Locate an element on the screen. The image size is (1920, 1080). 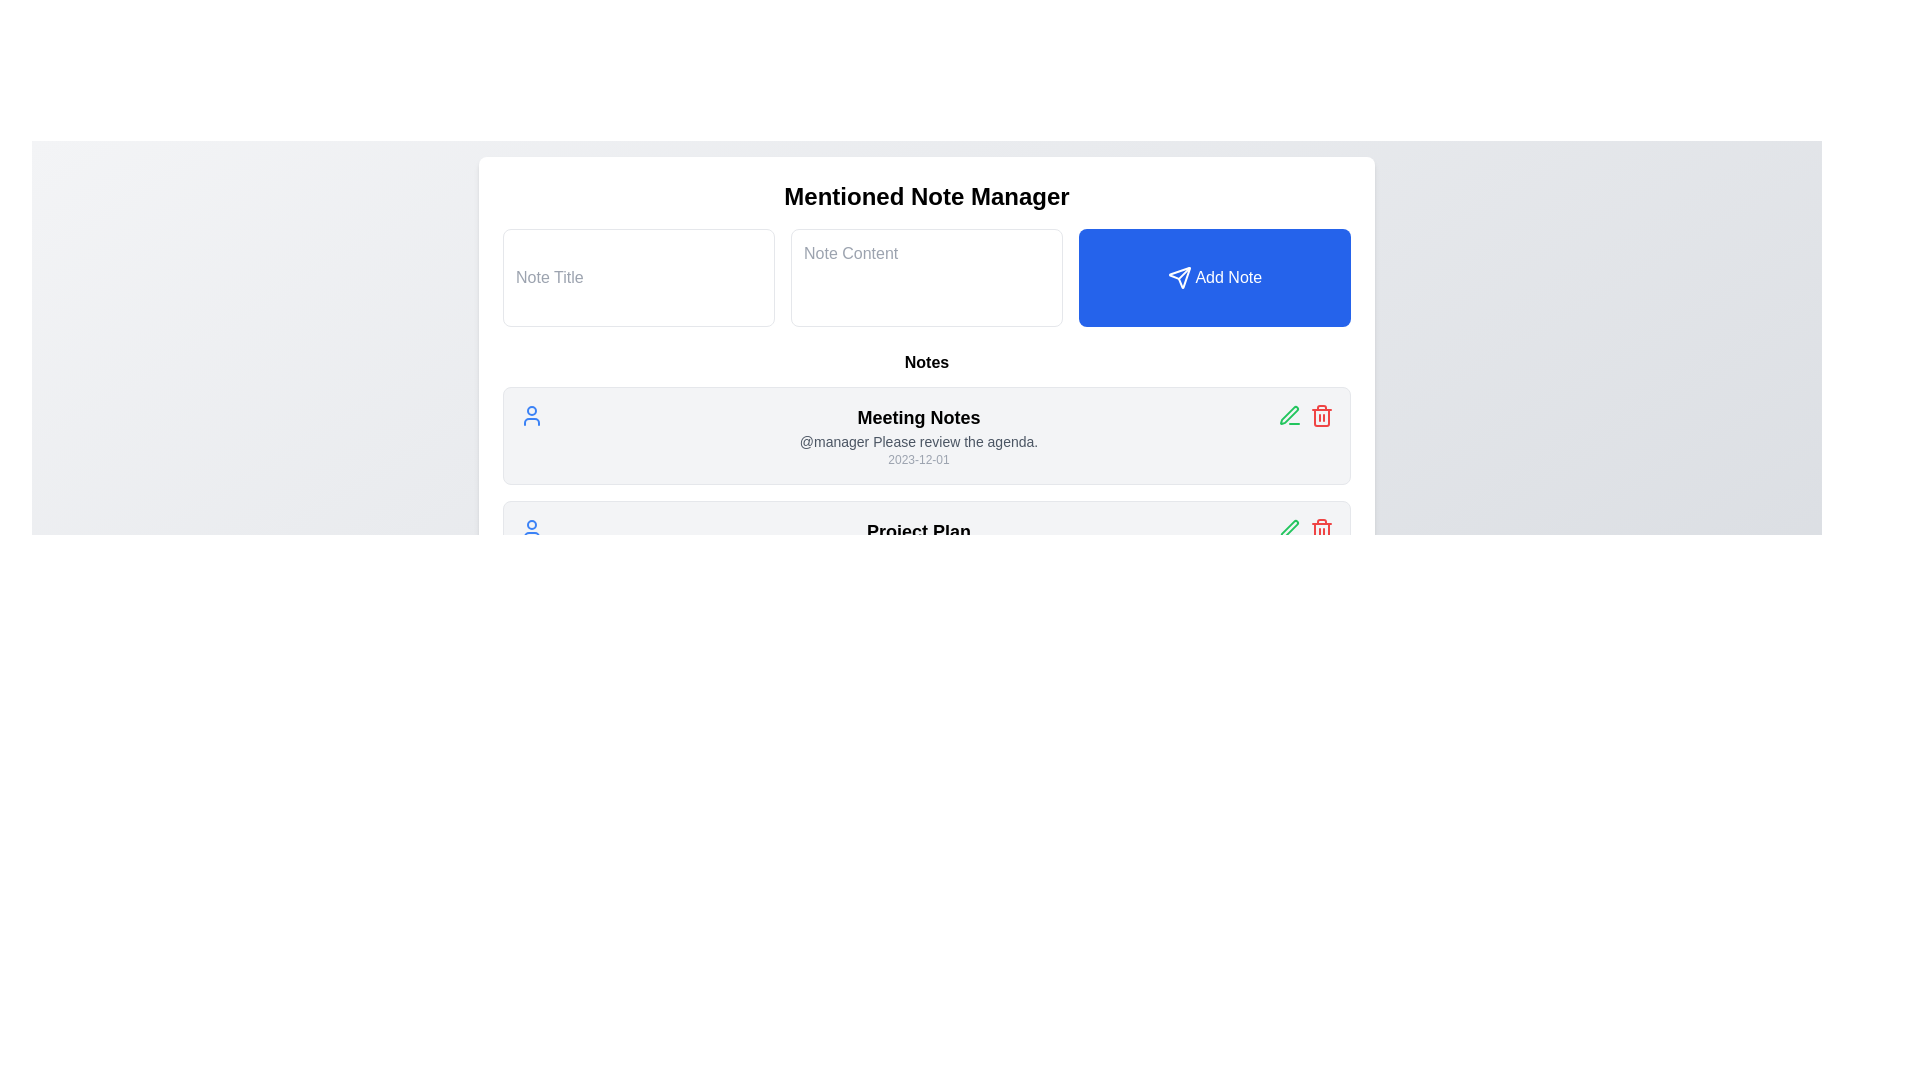
the 'Add Note' button, which is a rectangular button with rounded corners, a vivid blue background, and white text, located in the top right of the layout is located at coordinates (1213, 277).